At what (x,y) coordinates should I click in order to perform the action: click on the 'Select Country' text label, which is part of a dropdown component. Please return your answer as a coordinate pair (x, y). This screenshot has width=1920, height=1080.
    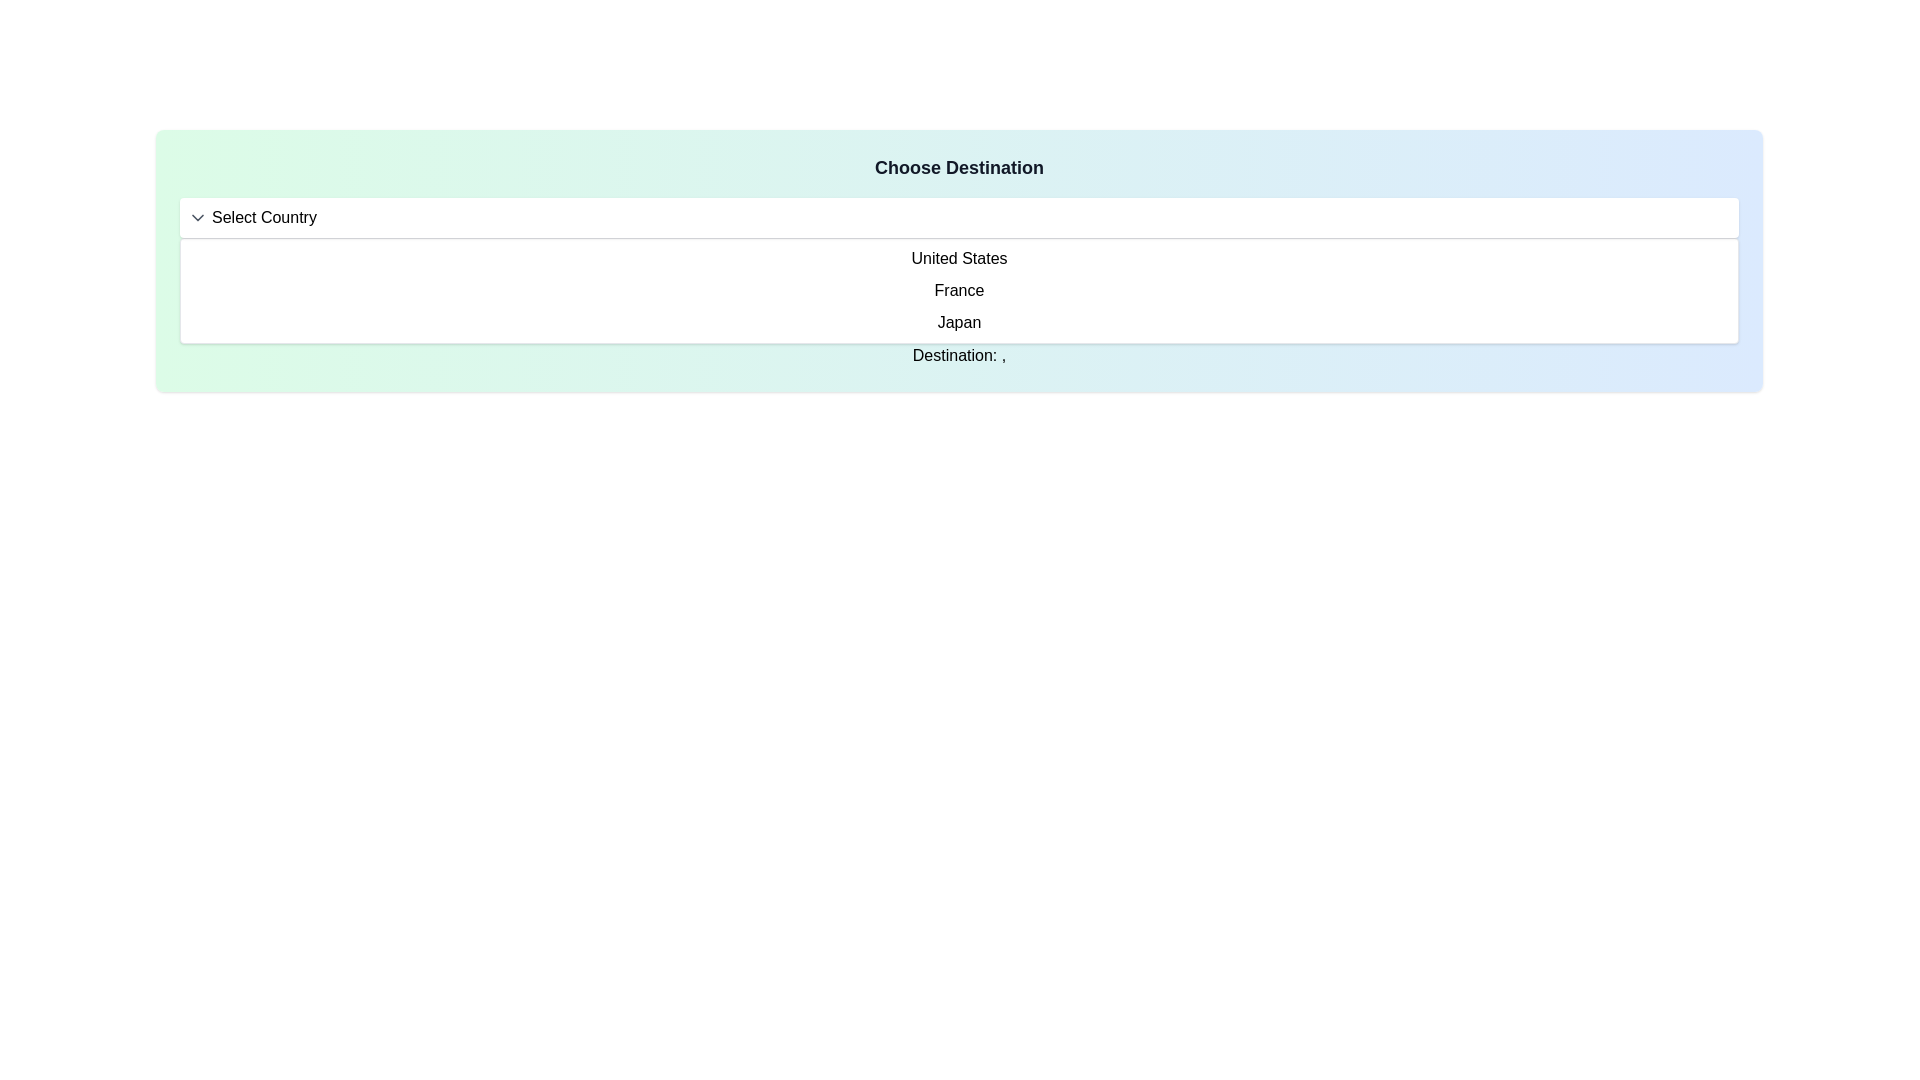
    Looking at the image, I should click on (263, 218).